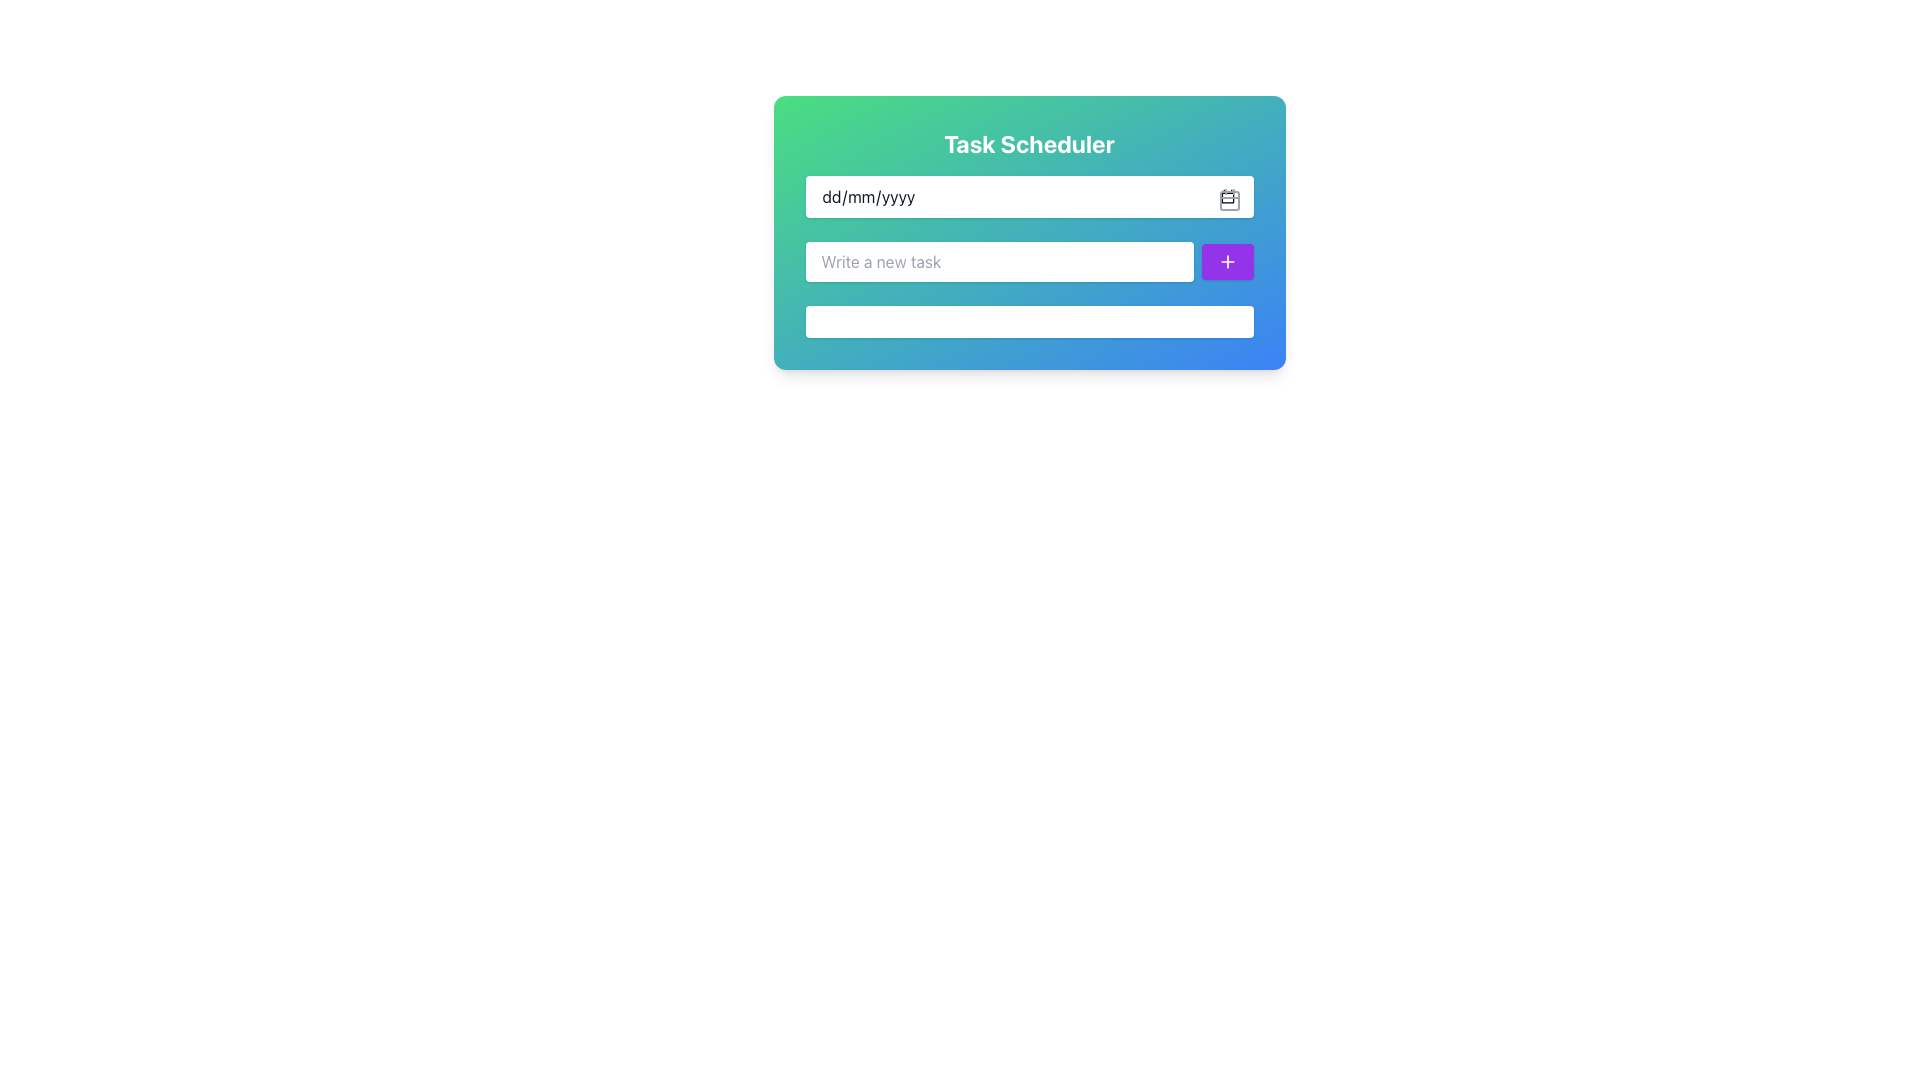  What do you see at coordinates (1228, 200) in the screenshot?
I see `the small rectangle with rounded corners inside the calendar icon located at the far right of the 'dd/mm/yyyy' text field` at bounding box center [1228, 200].